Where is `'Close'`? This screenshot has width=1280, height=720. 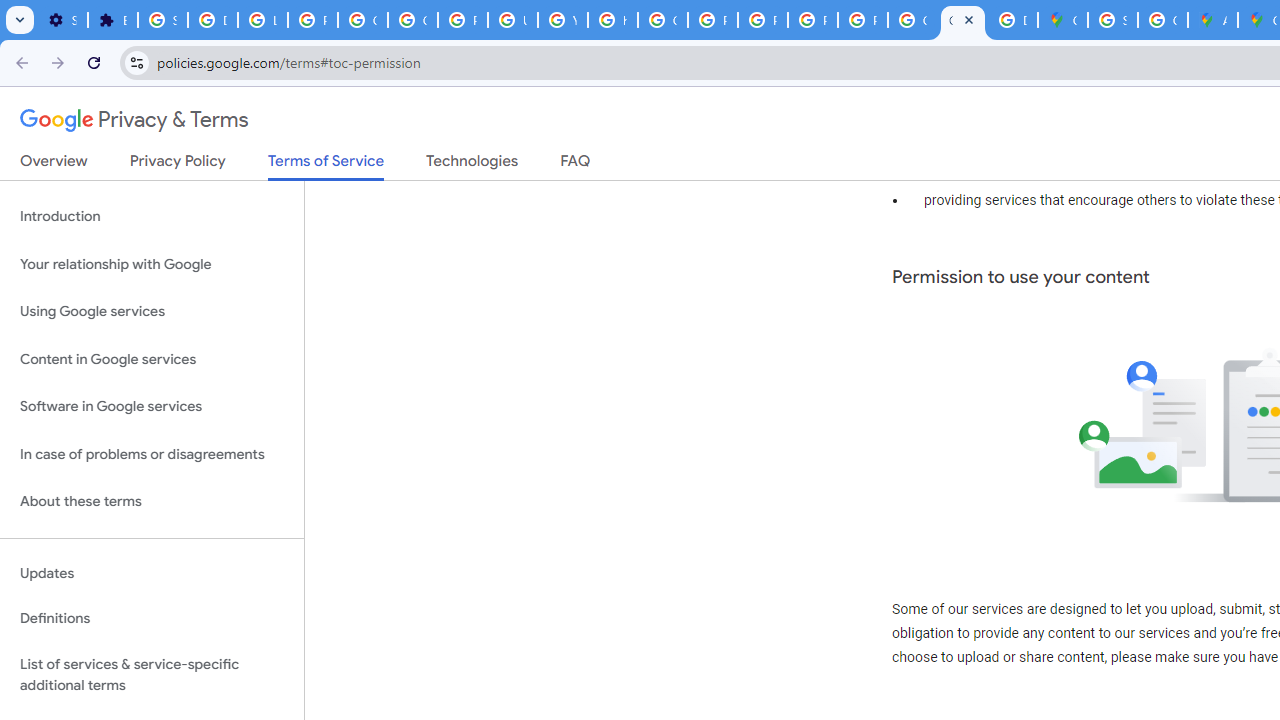
'Close' is located at coordinates (968, 19).